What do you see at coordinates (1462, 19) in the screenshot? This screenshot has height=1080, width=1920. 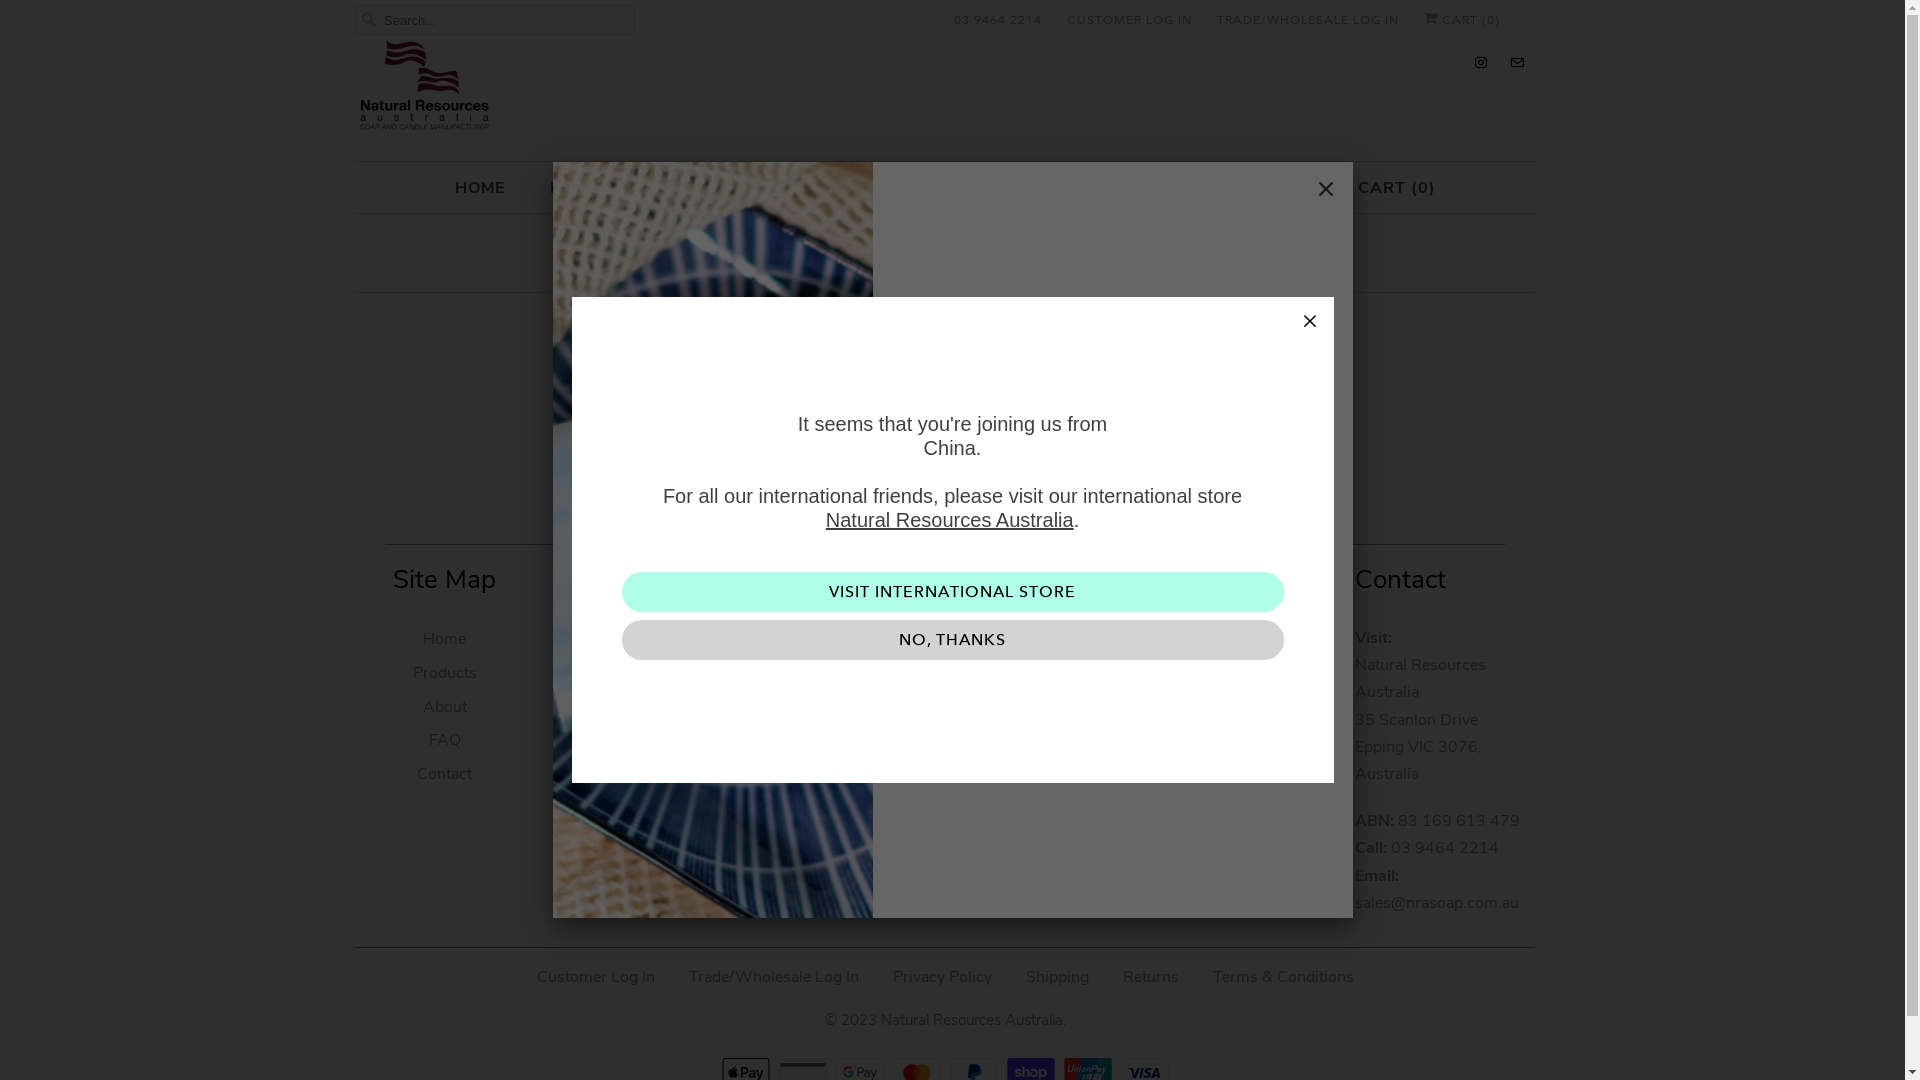 I see `'CART (0)'` at bounding box center [1462, 19].